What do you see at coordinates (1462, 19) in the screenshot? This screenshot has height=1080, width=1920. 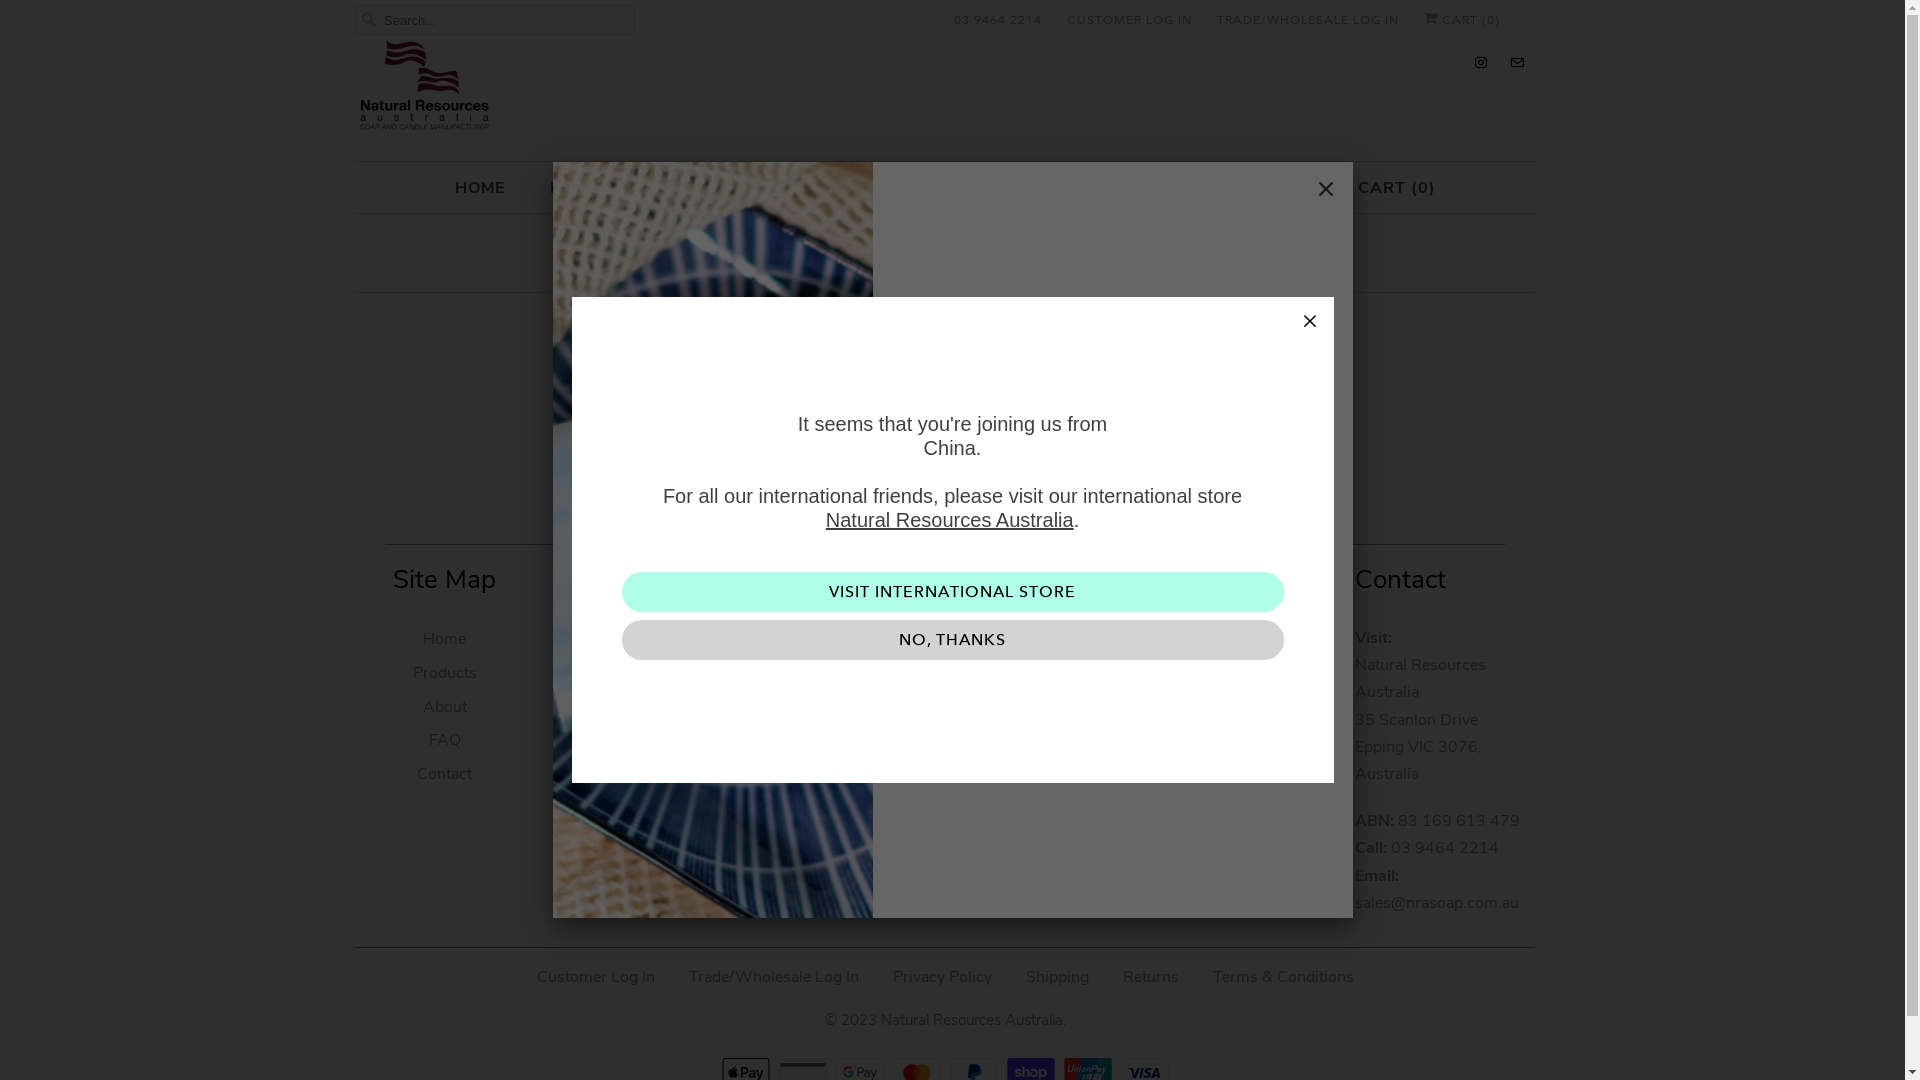 I see `'CART (0)'` at bounding box center [1462, 19].